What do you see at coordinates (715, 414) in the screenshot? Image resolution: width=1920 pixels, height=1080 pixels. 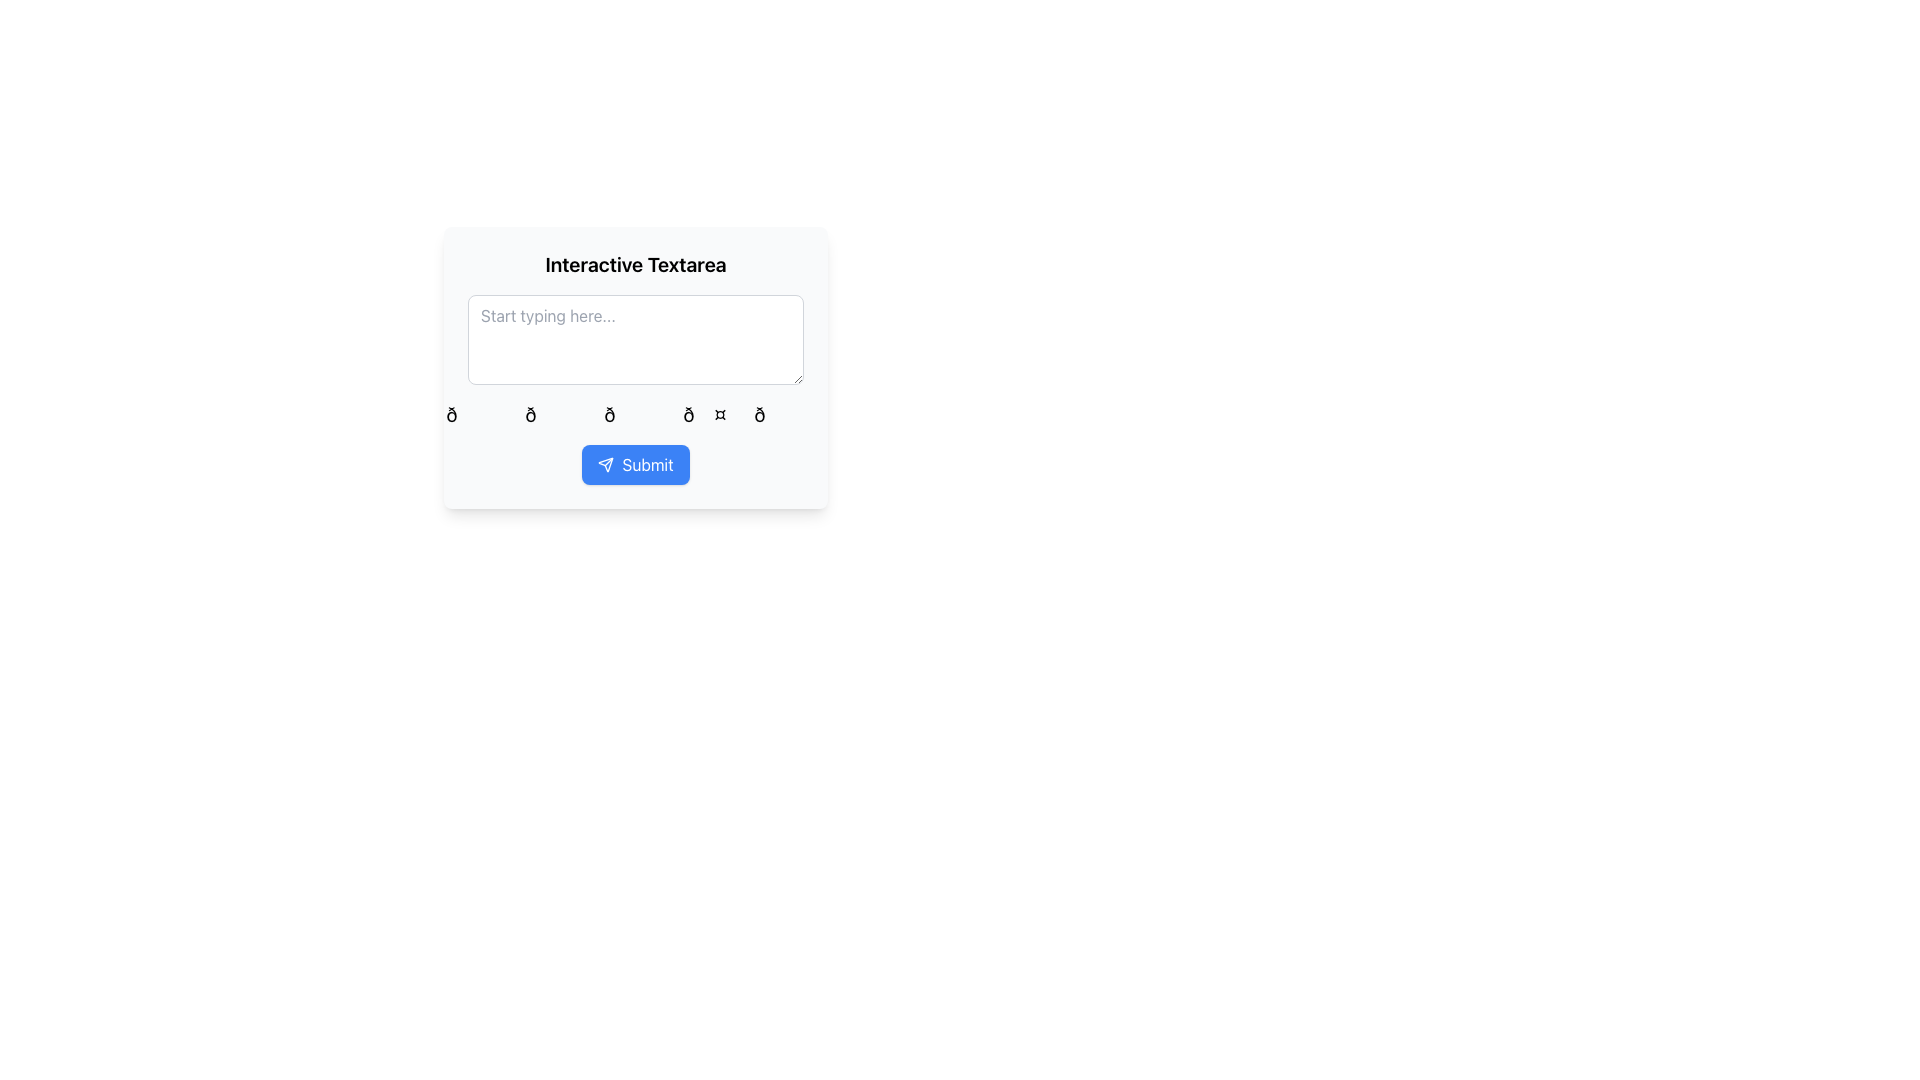 I see `the heart emoji, which is the fourth item in a horizontal list of five emojis` at bounding box center [715, 414].